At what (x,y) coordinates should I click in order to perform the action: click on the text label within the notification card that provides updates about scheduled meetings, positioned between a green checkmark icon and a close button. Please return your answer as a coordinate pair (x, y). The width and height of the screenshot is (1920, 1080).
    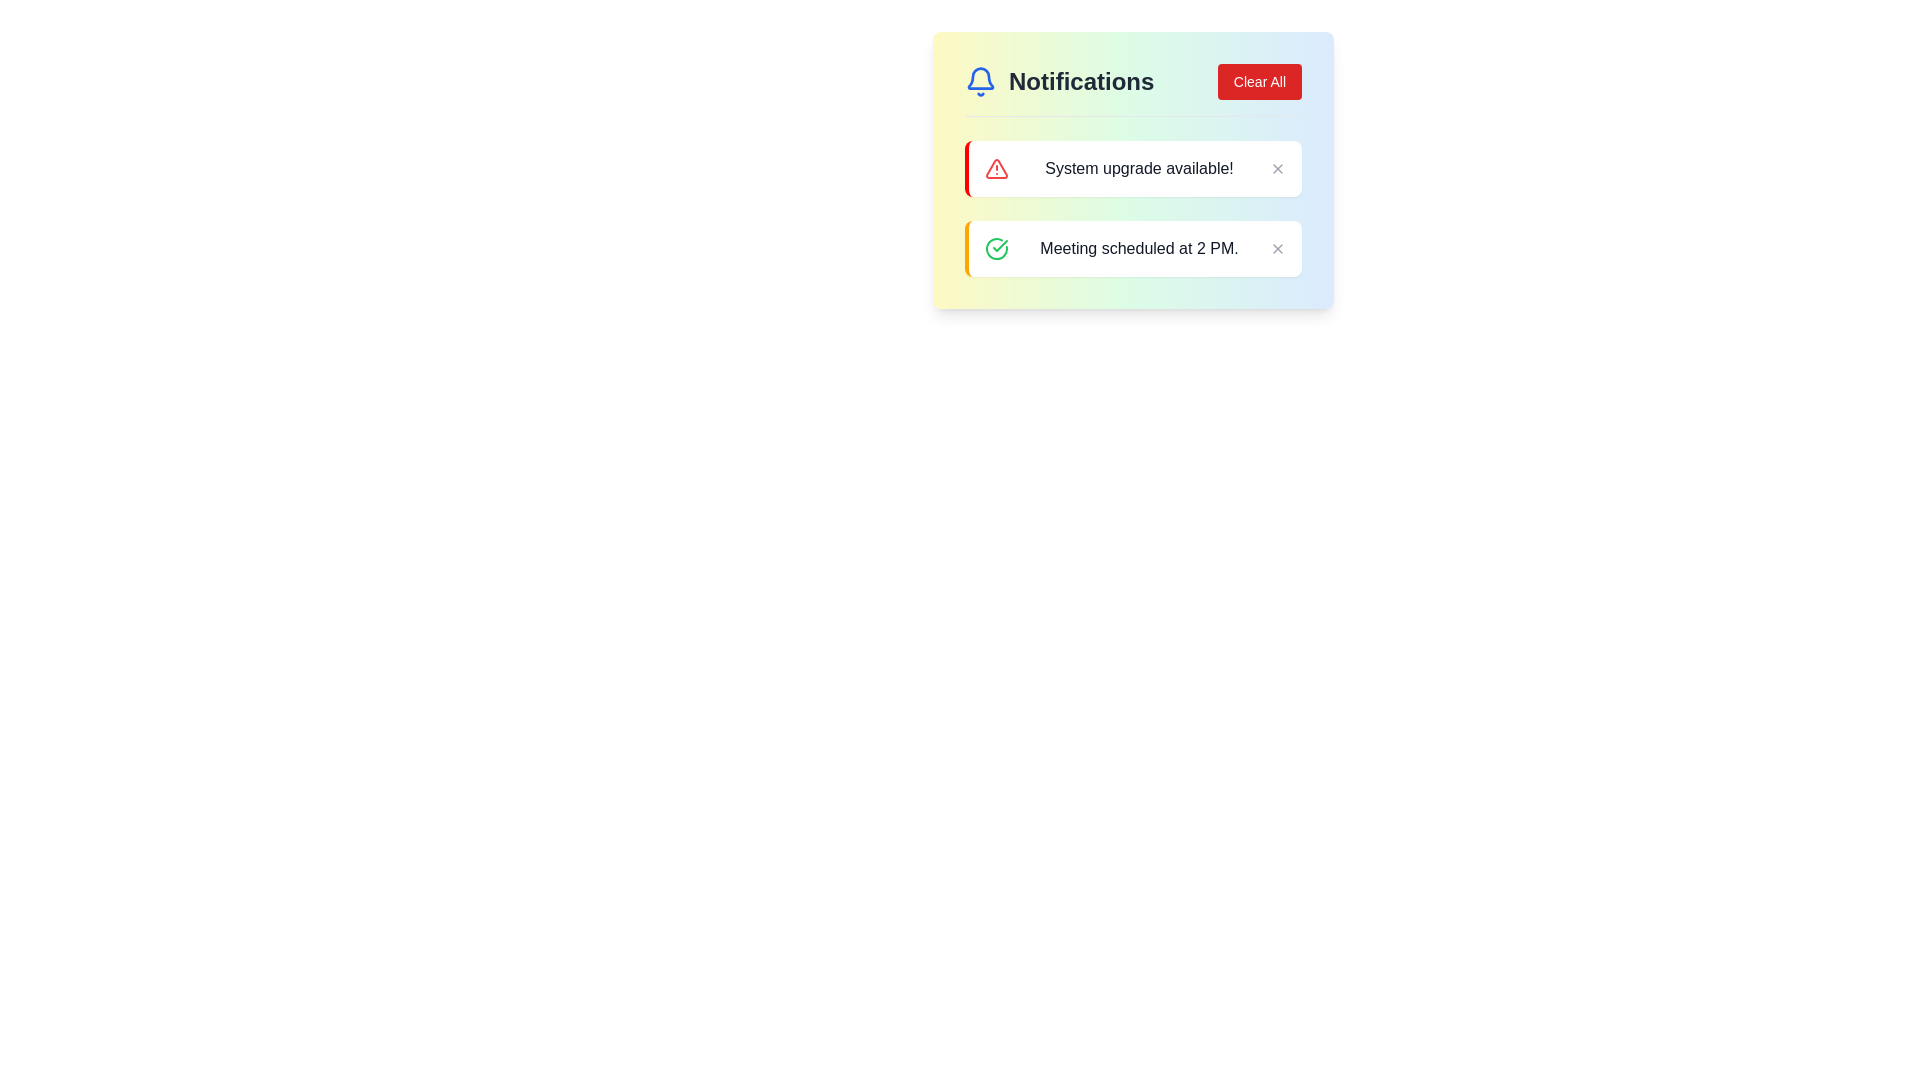
    Looking at the image, I should click on (1139, 248).